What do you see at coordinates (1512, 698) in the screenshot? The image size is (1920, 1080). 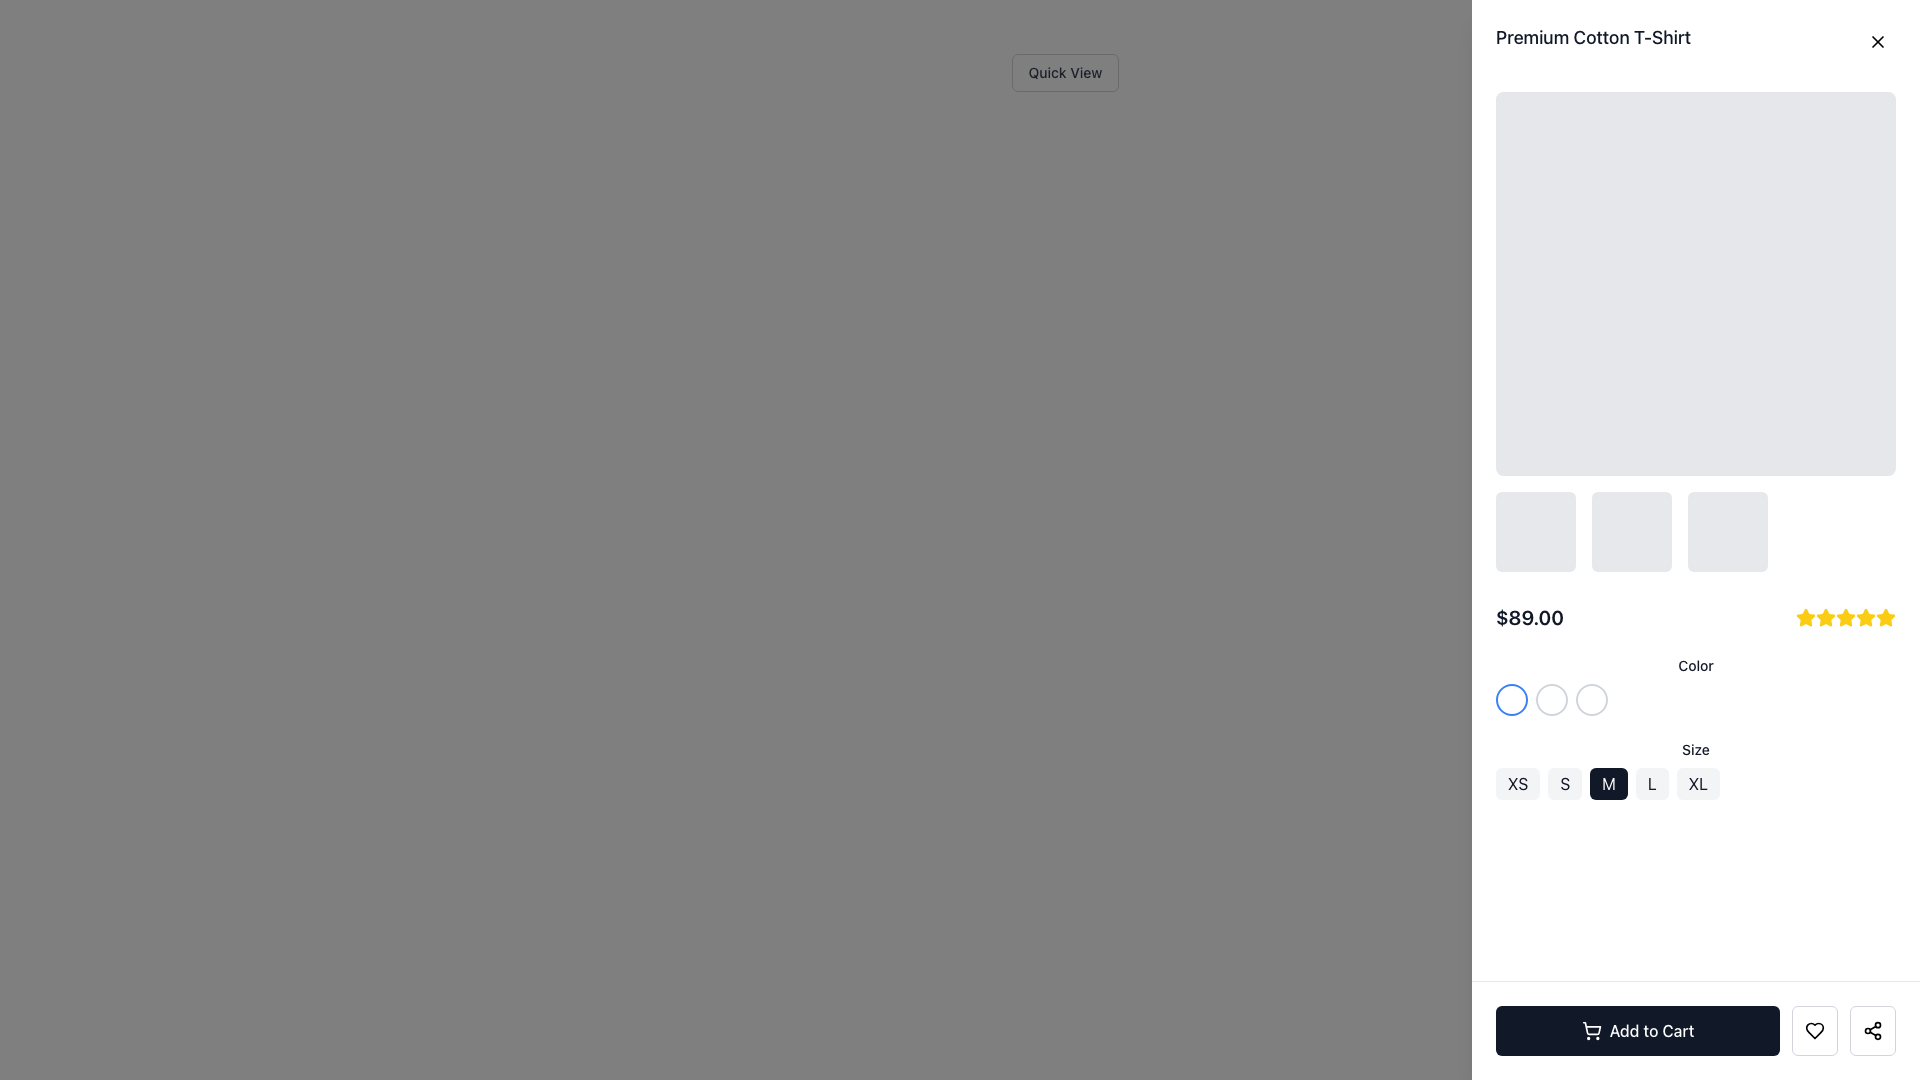 I see `the first circular color selection button located below the price section labeled 'Color'` at bounding box center [1512, 698].